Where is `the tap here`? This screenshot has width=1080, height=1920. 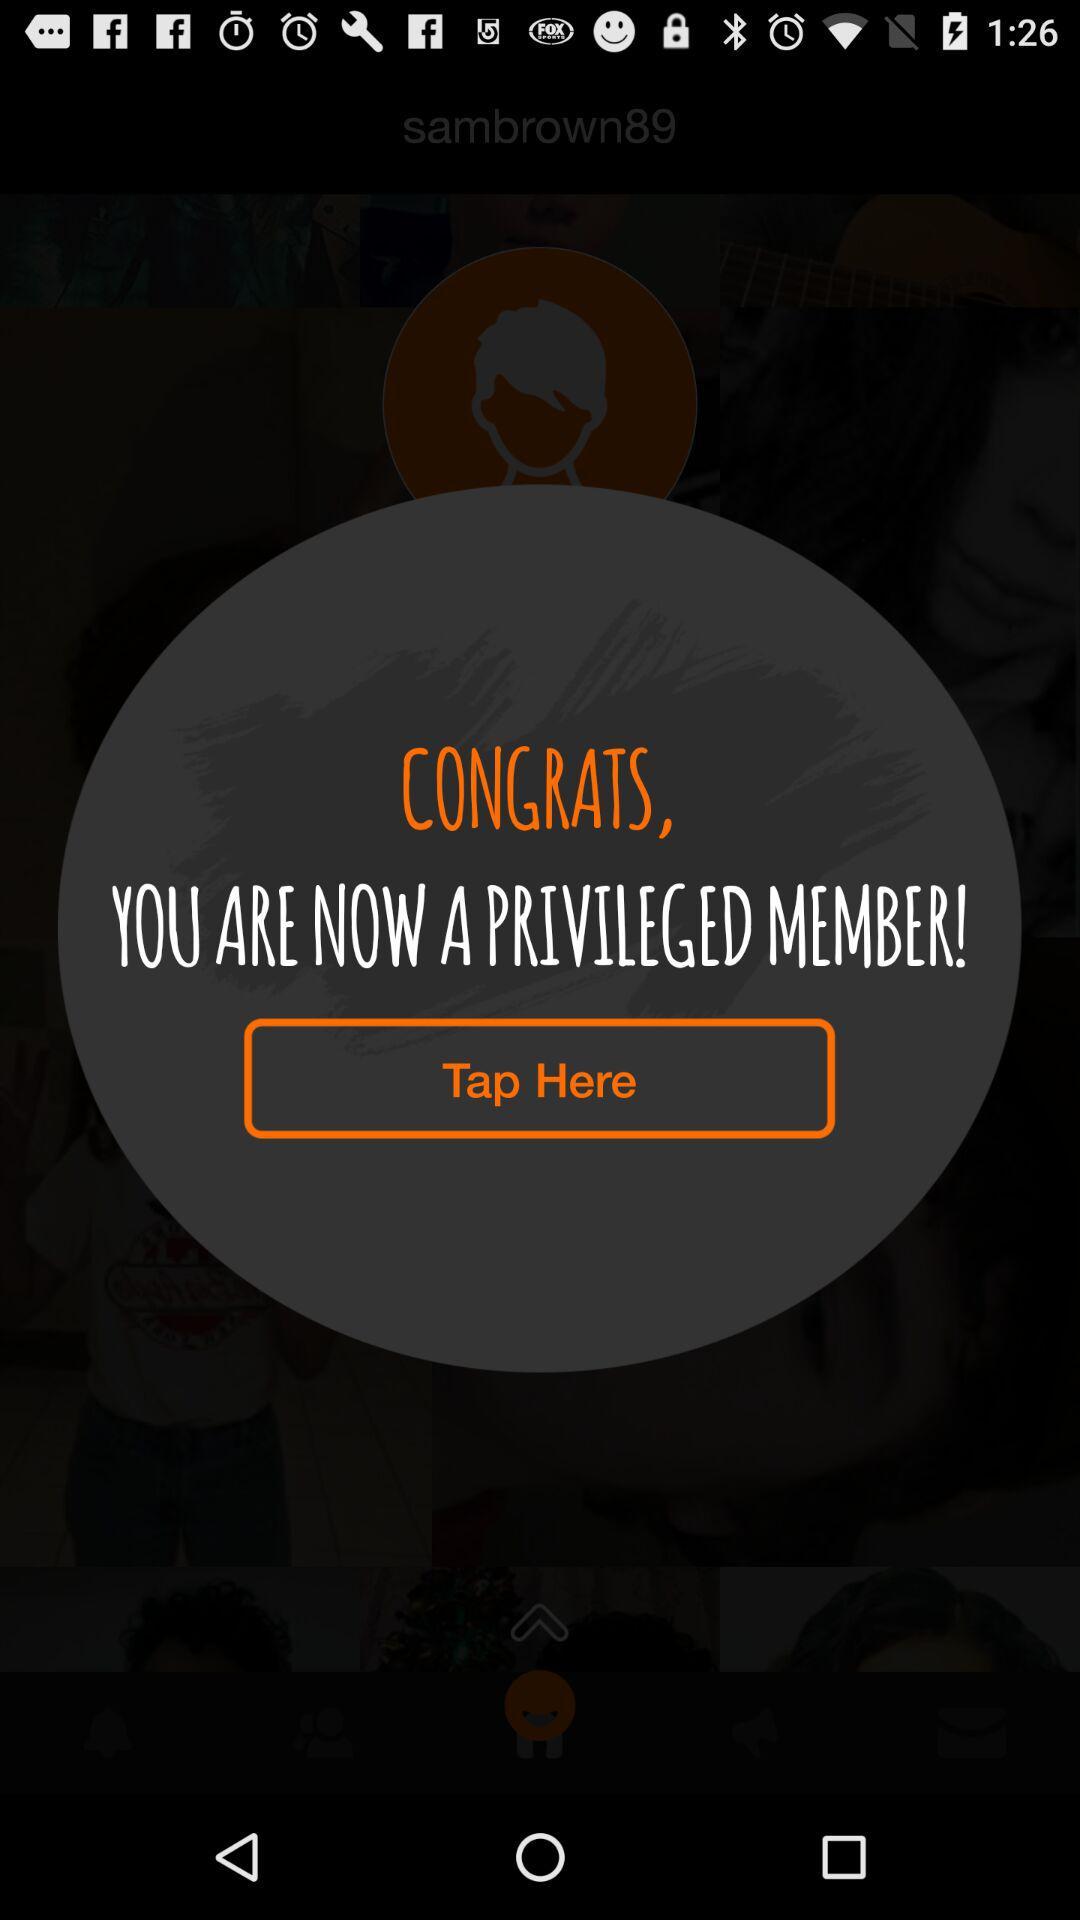
the tap here is located at coordinates (538, 1077).